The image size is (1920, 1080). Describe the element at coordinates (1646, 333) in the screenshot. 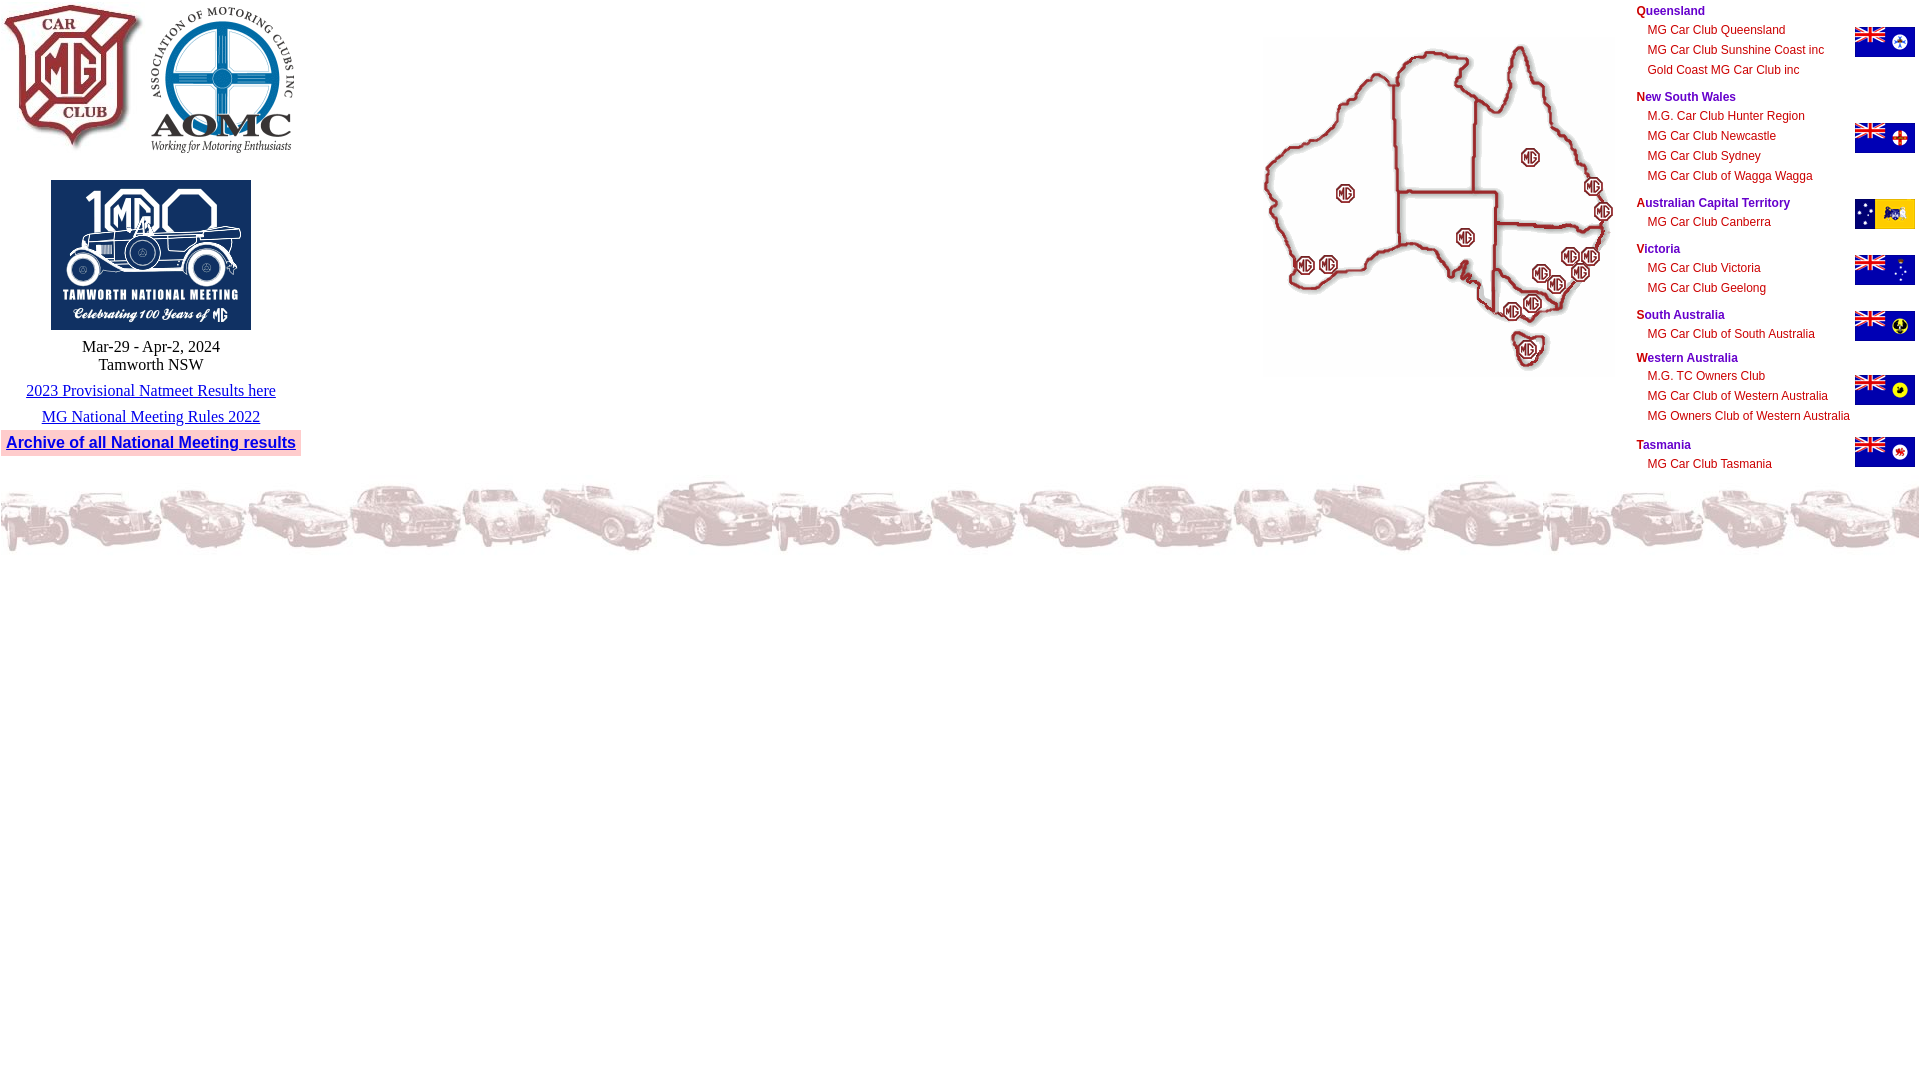

I see `'MG Car Club of South Australia'` at that location.